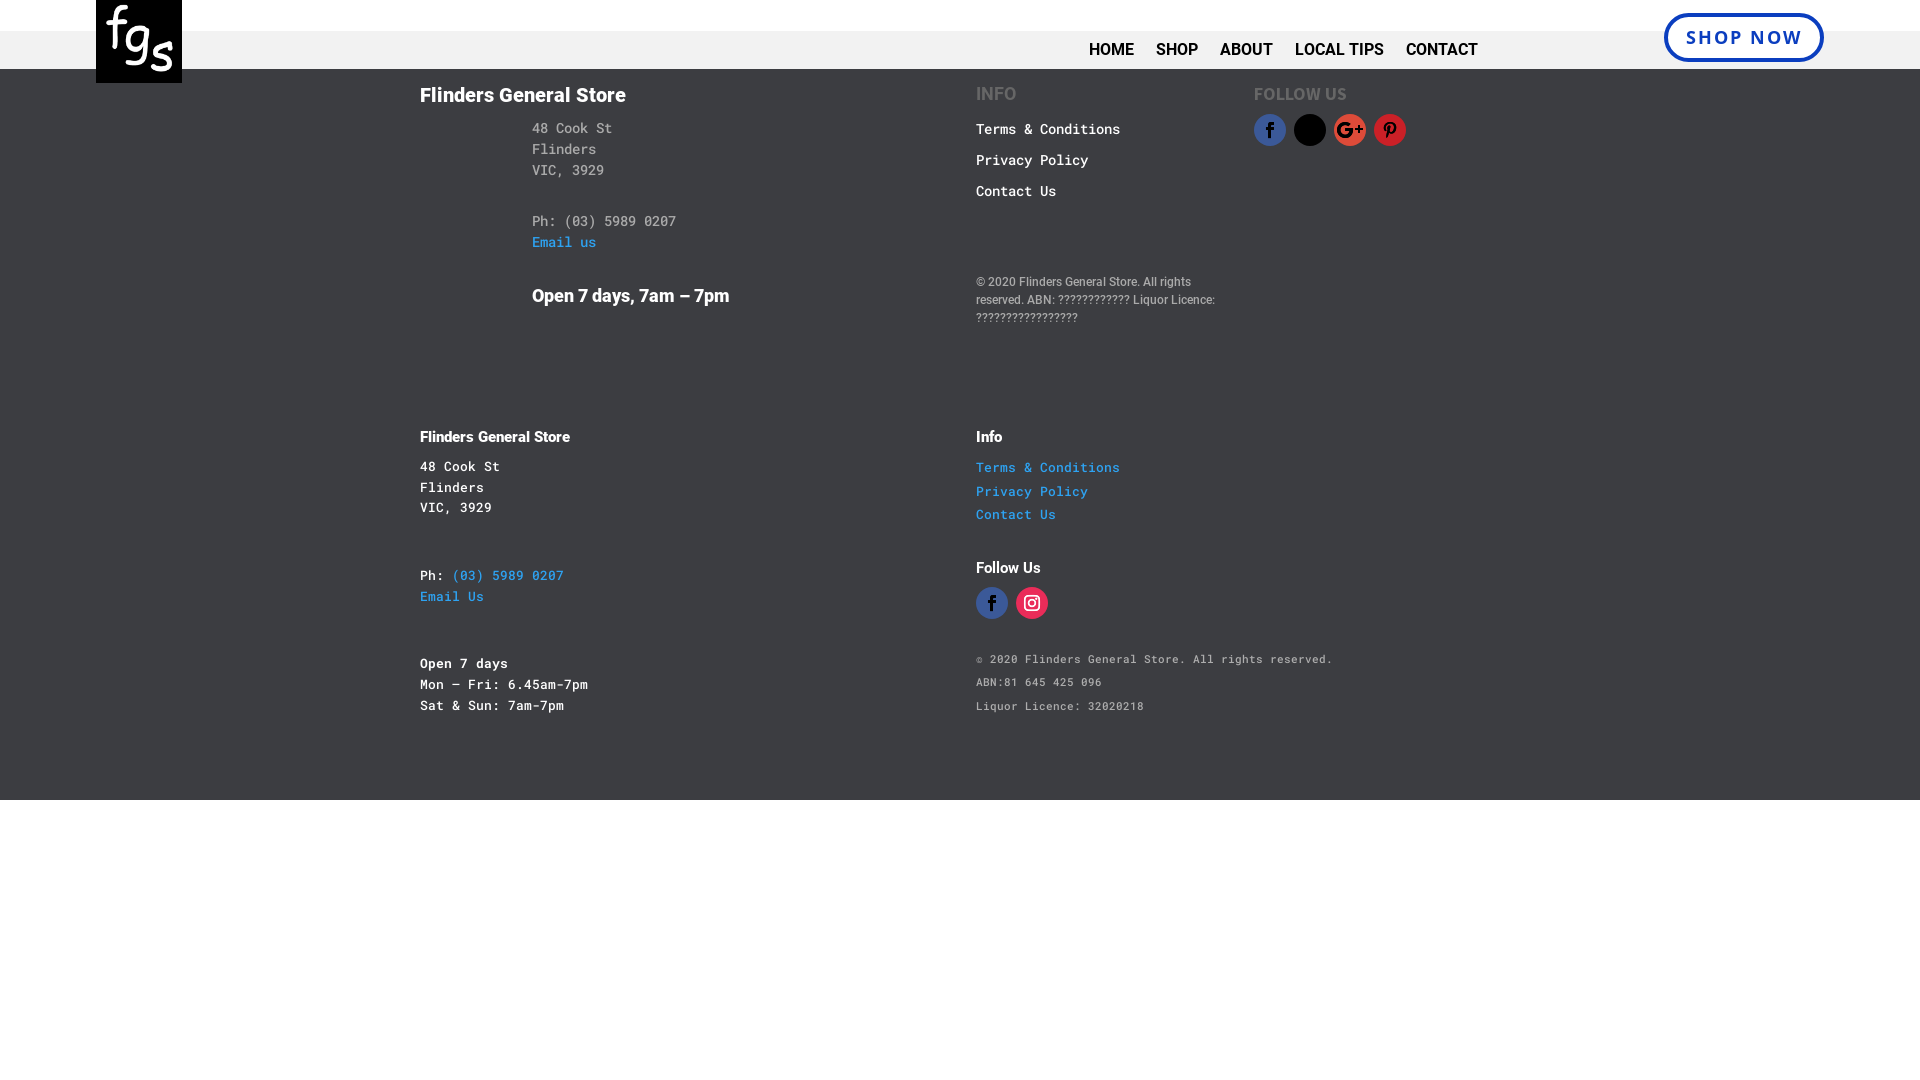 Image resolution: width=1920 pixels, height=1080 pixels. Describe the element at coordinates (532, 240) in the screenshot. I see `'Email us'` at that location.